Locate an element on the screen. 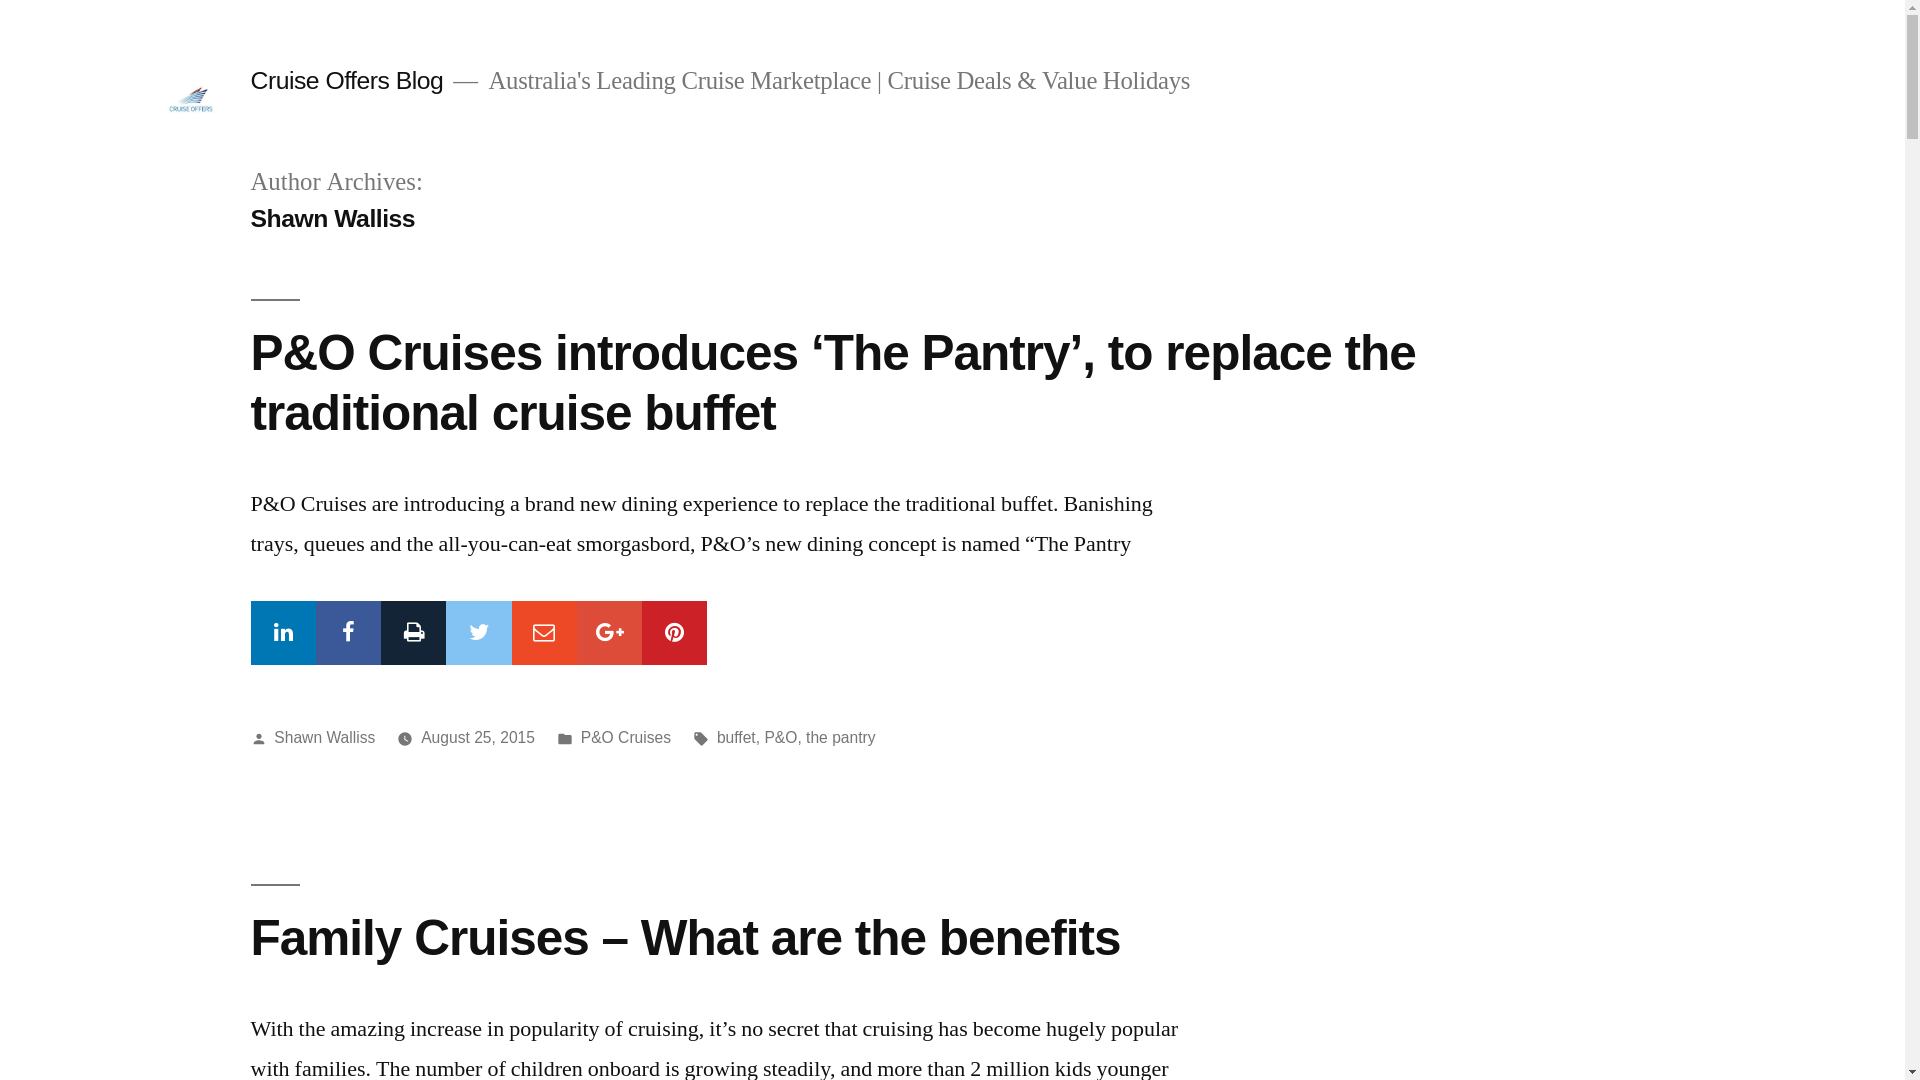 This screenshot has width=1920, height=1080. 'Linkedin' is located at coordinates (281, 632).